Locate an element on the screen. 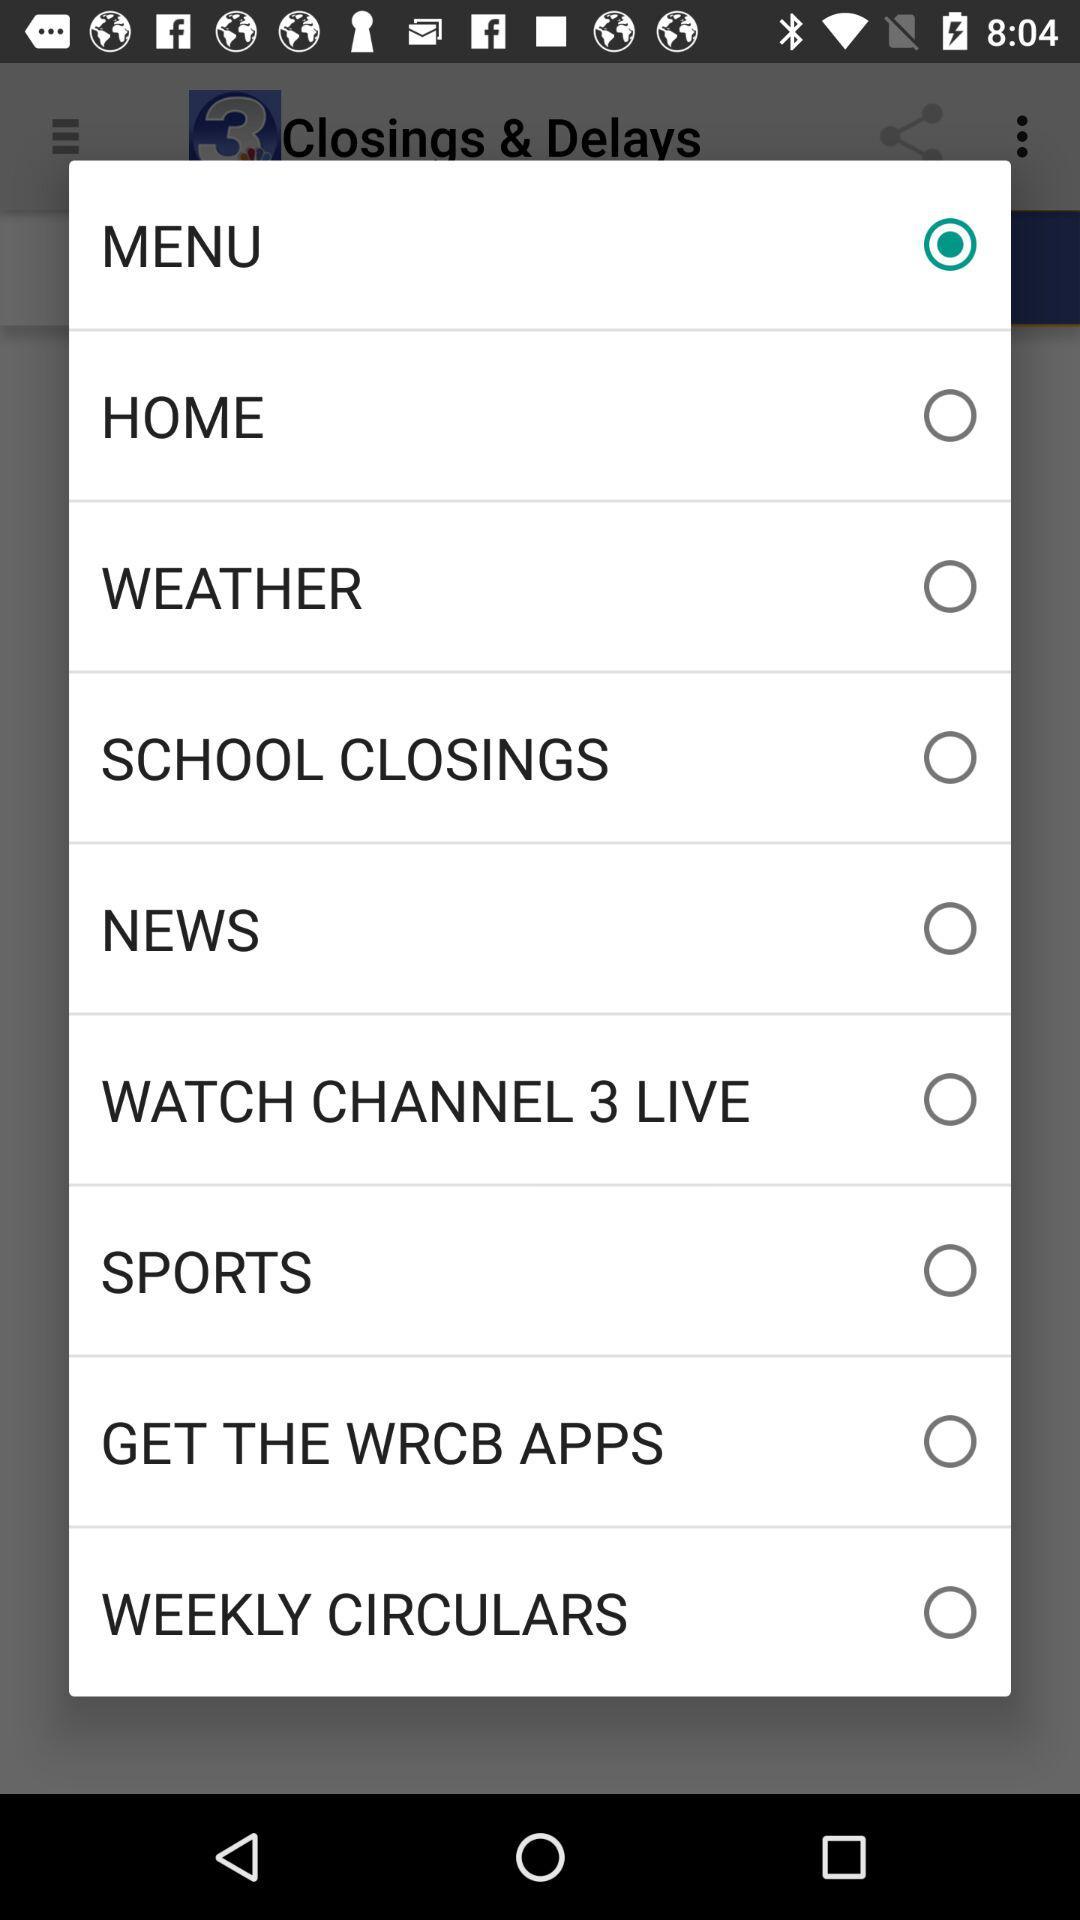 The width and height of the screenshot is (1080, 1920). the item above the get the wrcb is located at coordinates (540, 1269).